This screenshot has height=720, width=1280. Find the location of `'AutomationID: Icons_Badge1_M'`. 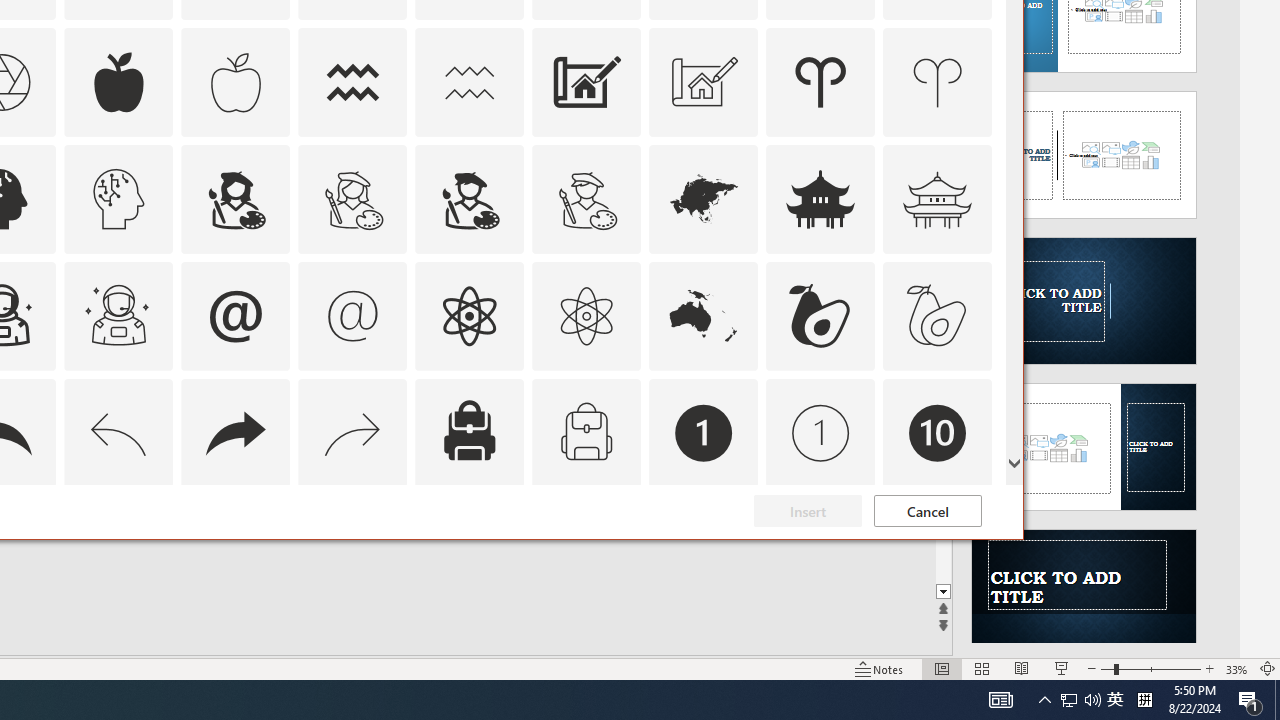

'AutomationID: Icons_Badge1_M' is located at coordinates (821, 431).